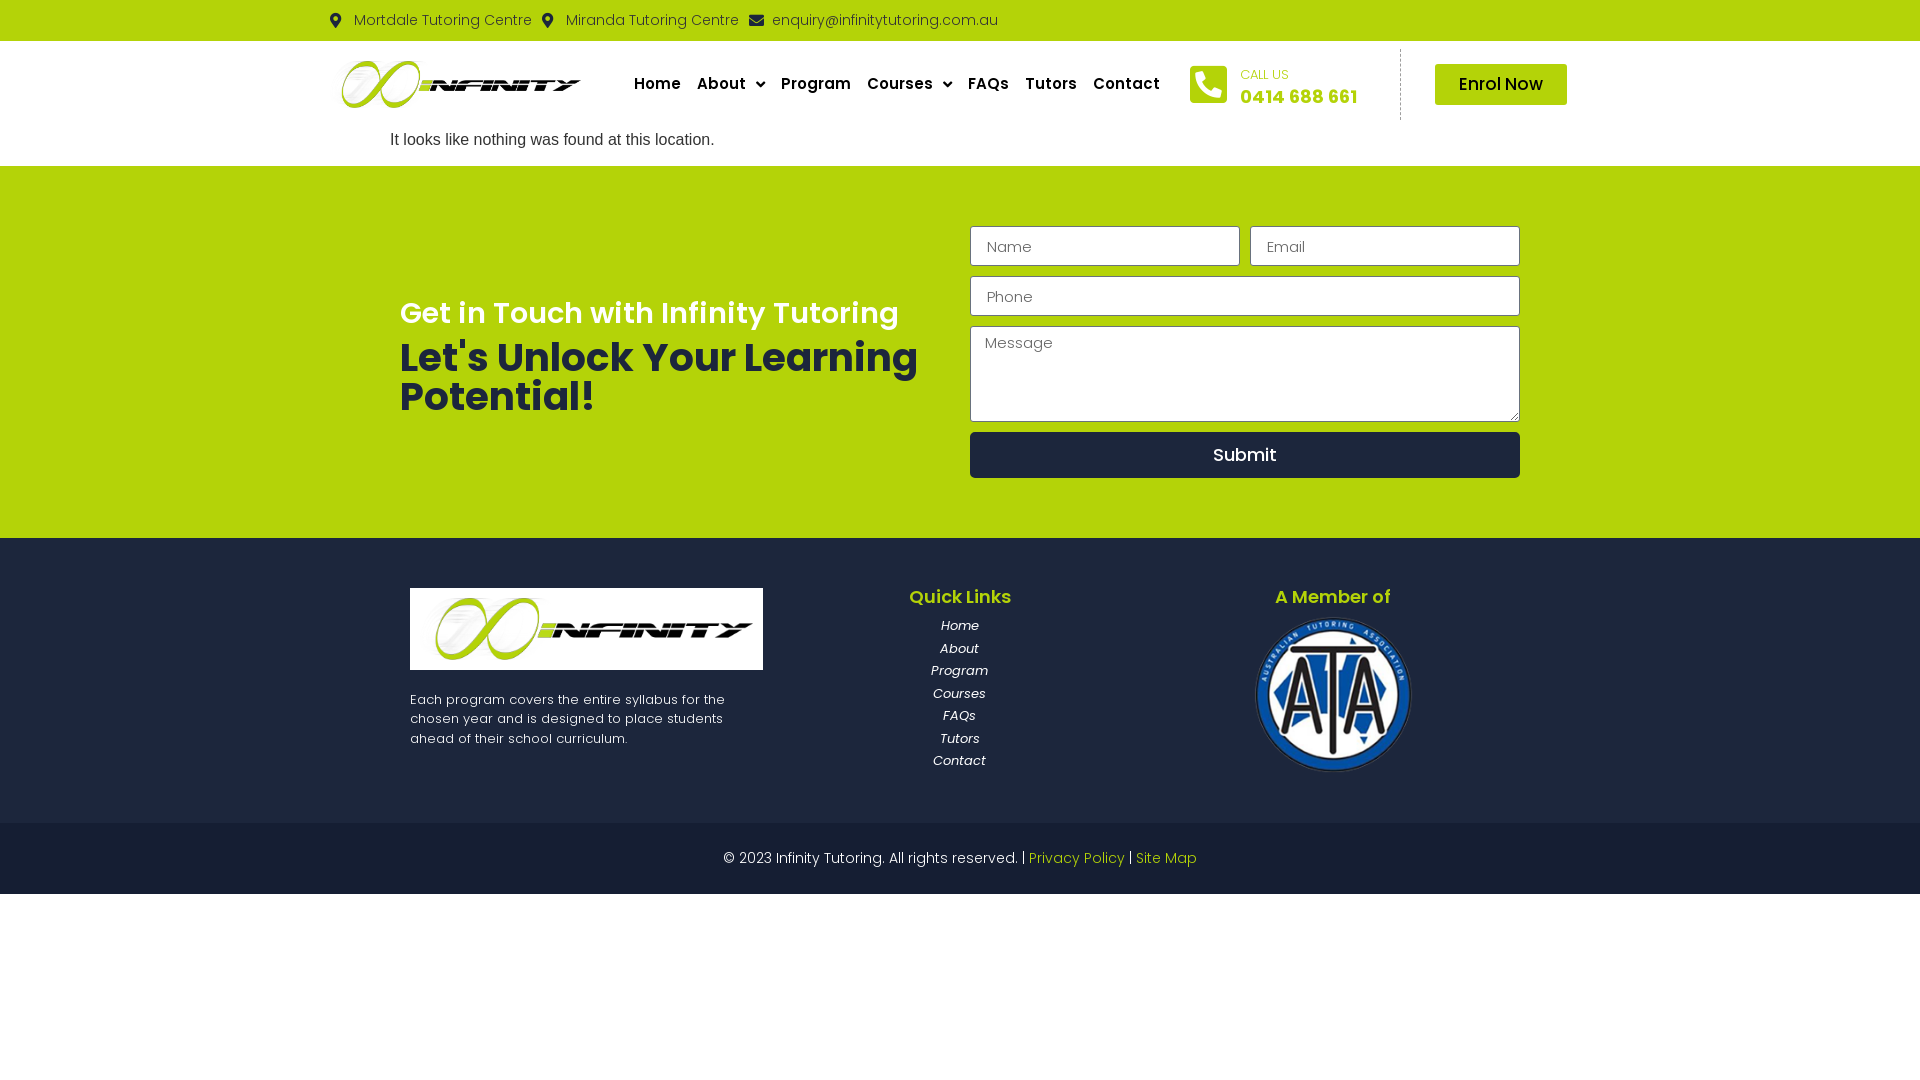 The image size is (1920, 1080). I want to click on 'Home', so click(781, 624).